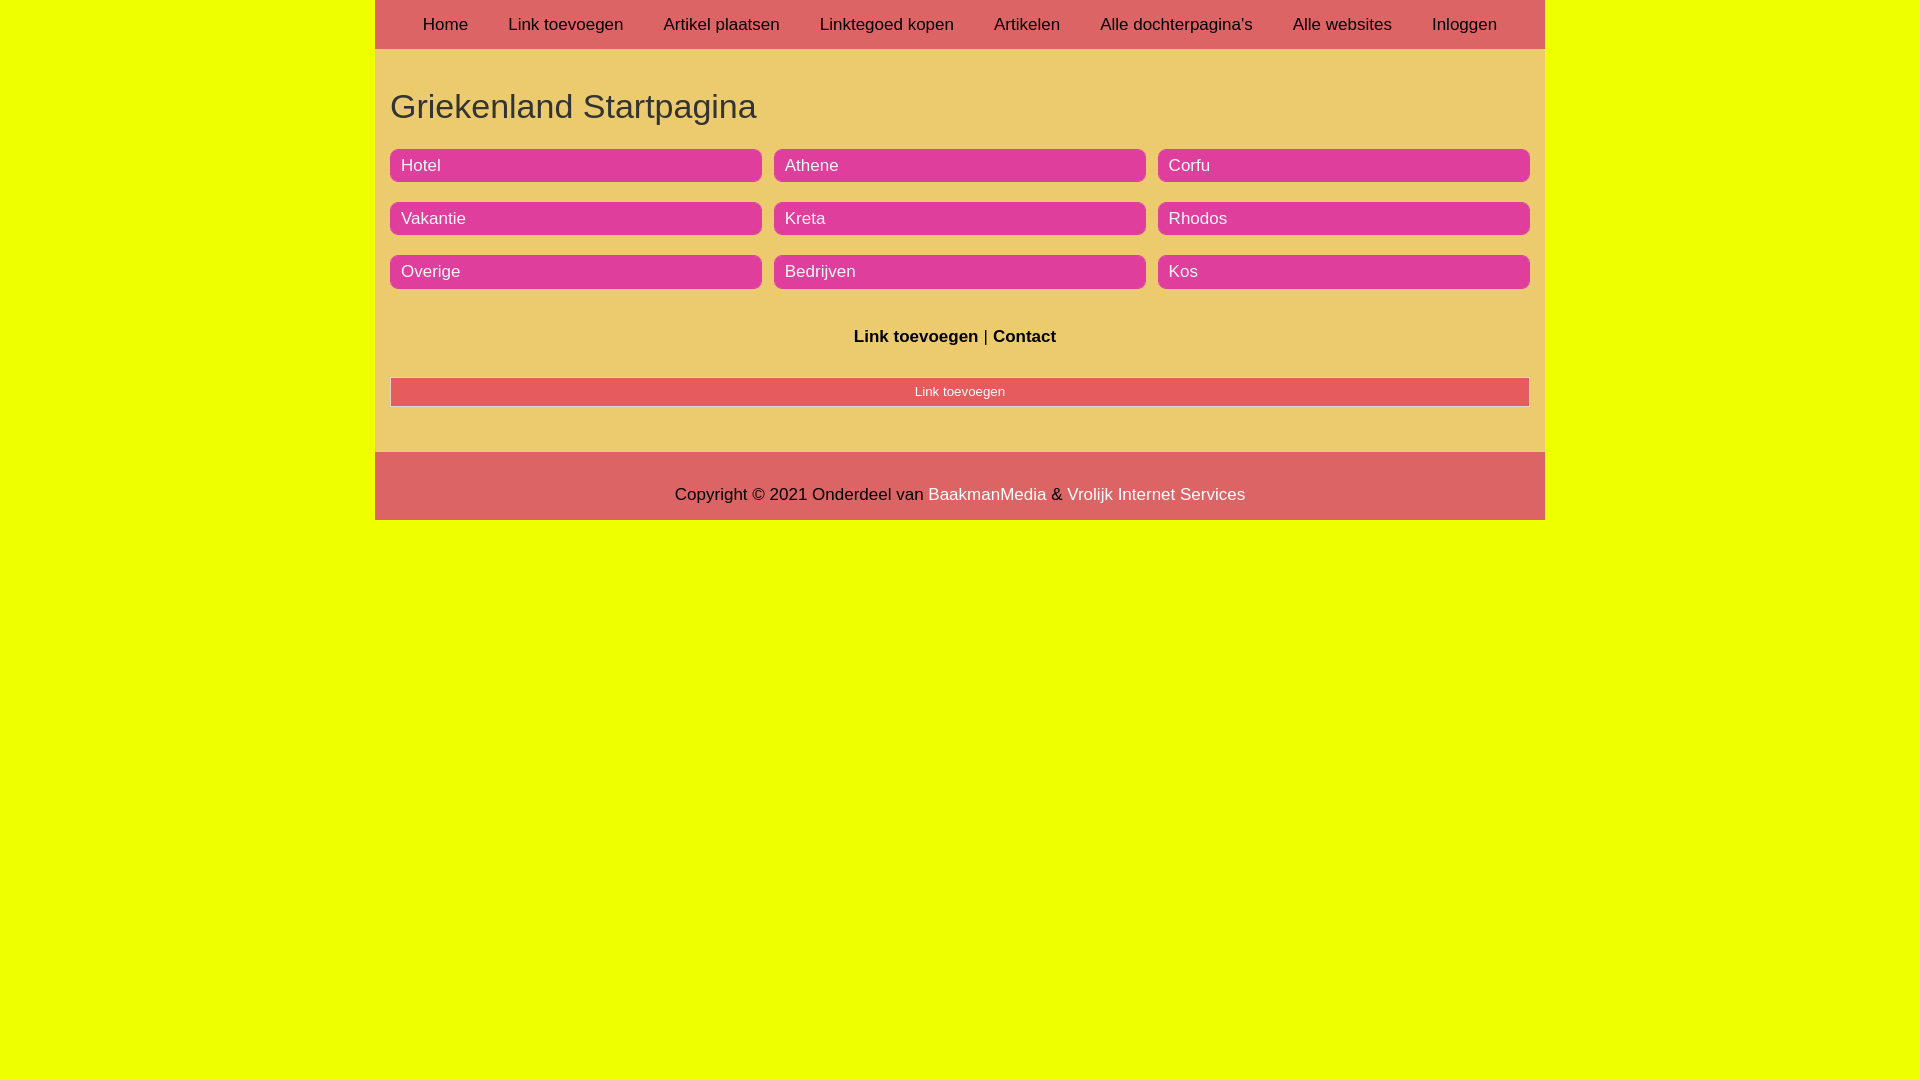  Describe the element at coordinates (444, 24) in the screenshot. I see `'Home'` at that location.